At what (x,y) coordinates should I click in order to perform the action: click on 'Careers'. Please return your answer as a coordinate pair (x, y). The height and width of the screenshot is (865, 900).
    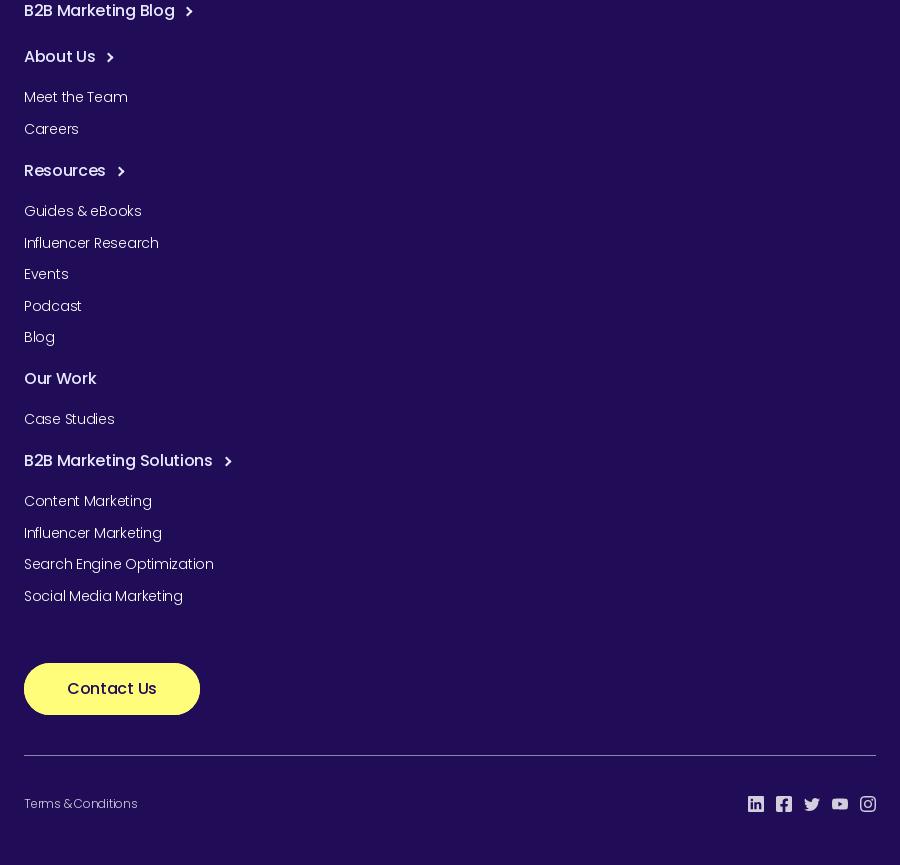
    Looking at the image, I should click on (50, 128).